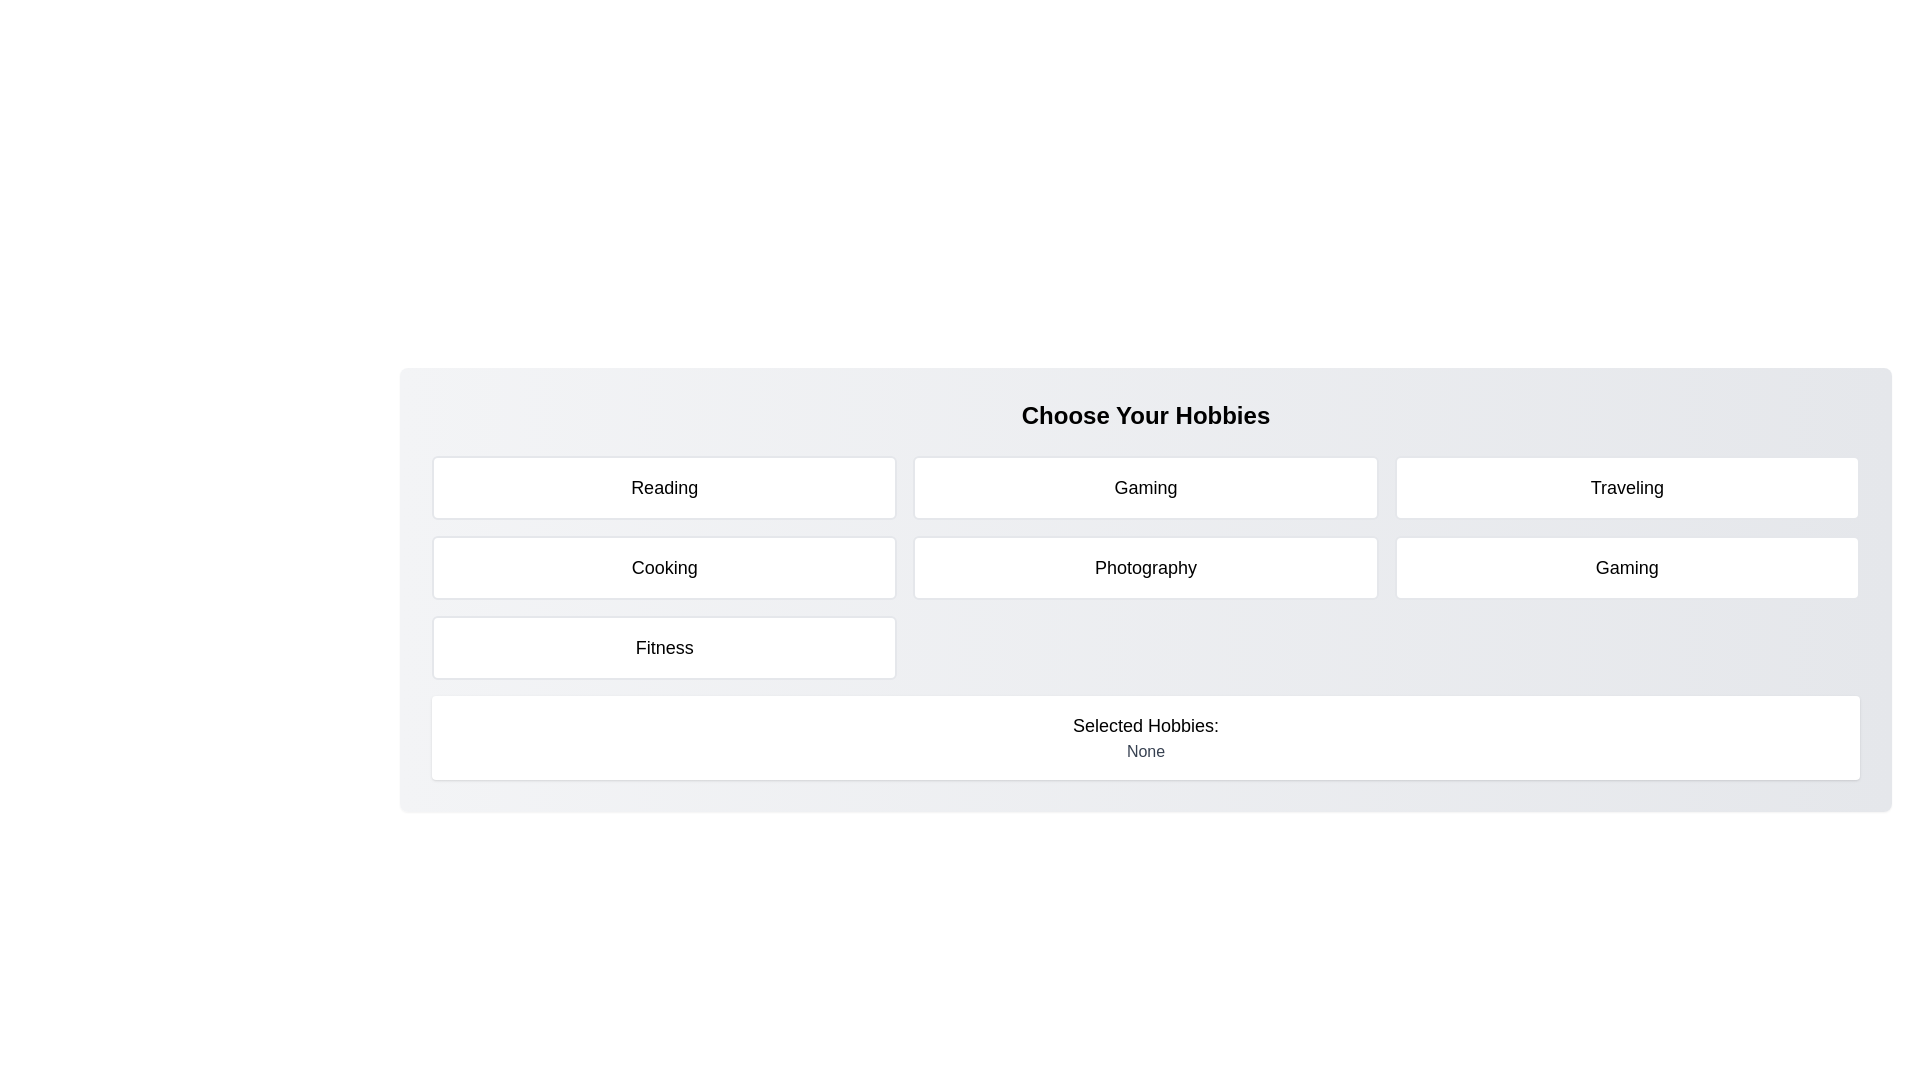 This screenshot has width=1920, height=1080. What do you see at coordinates (664, 488) in the screenshot?
I see `the tile representing the hobby Reading to toggle its selection` at bounding box center [664, 488].